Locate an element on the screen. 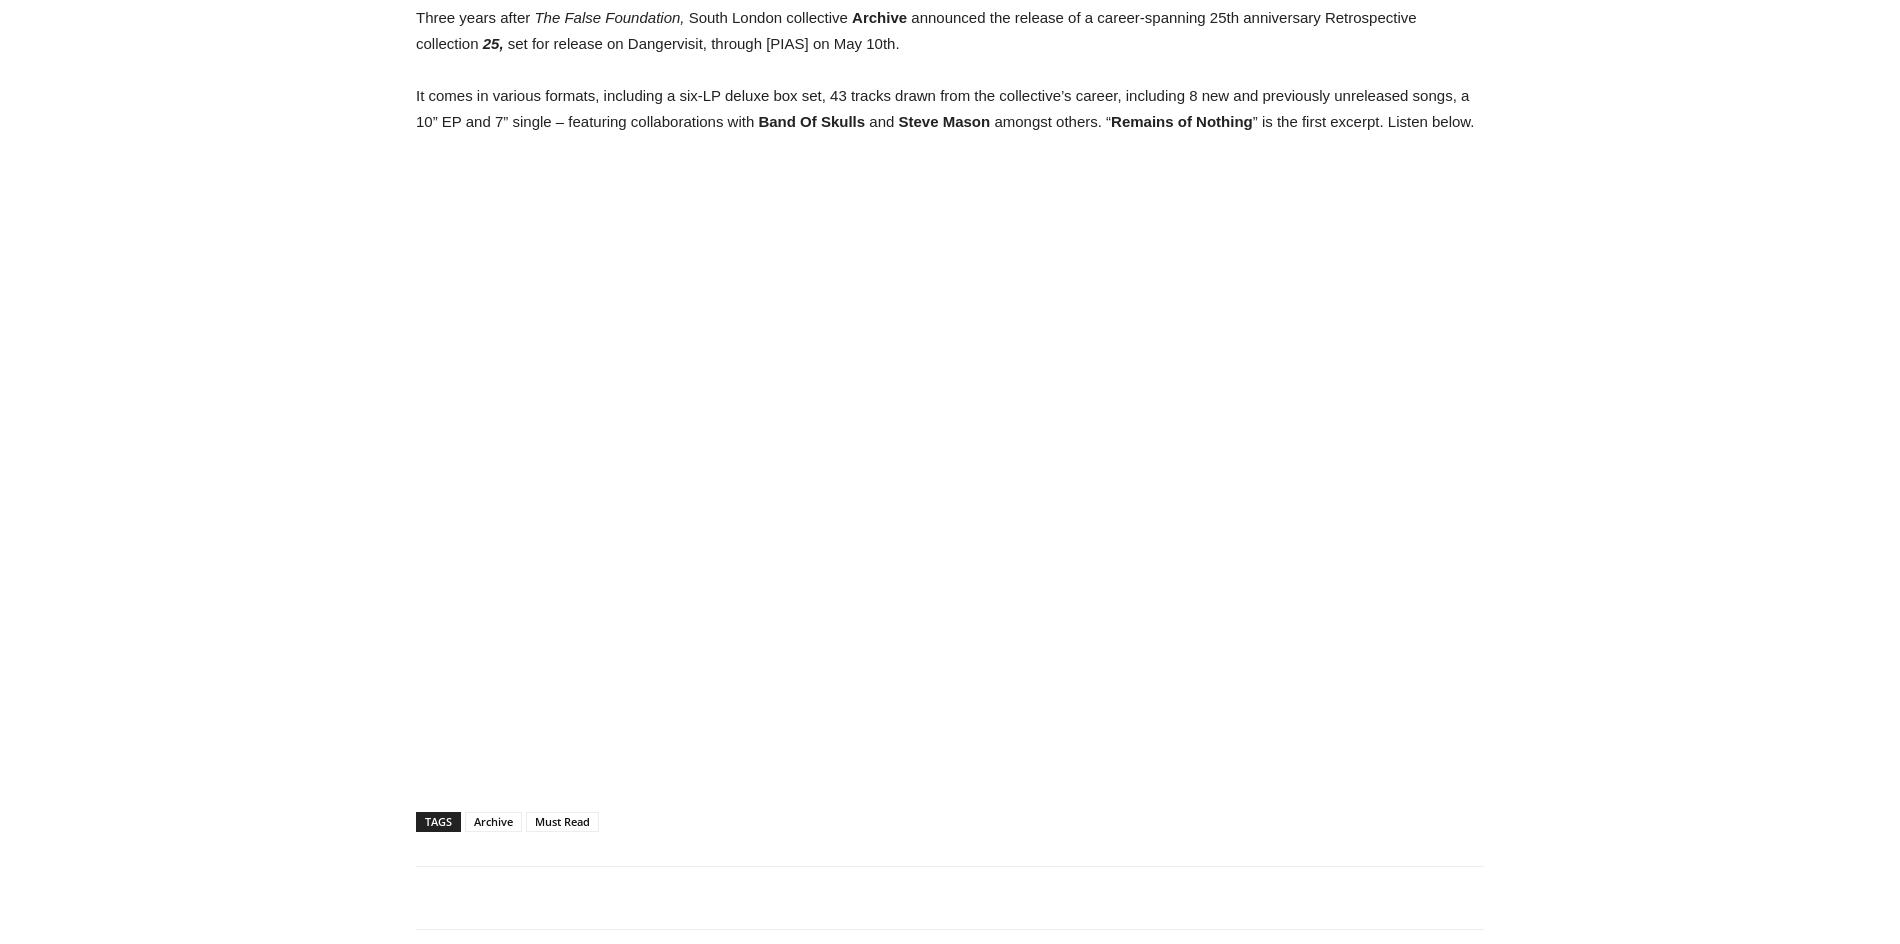 The image size is (1900, 944). '25,' is located at coordinates (482, 43).